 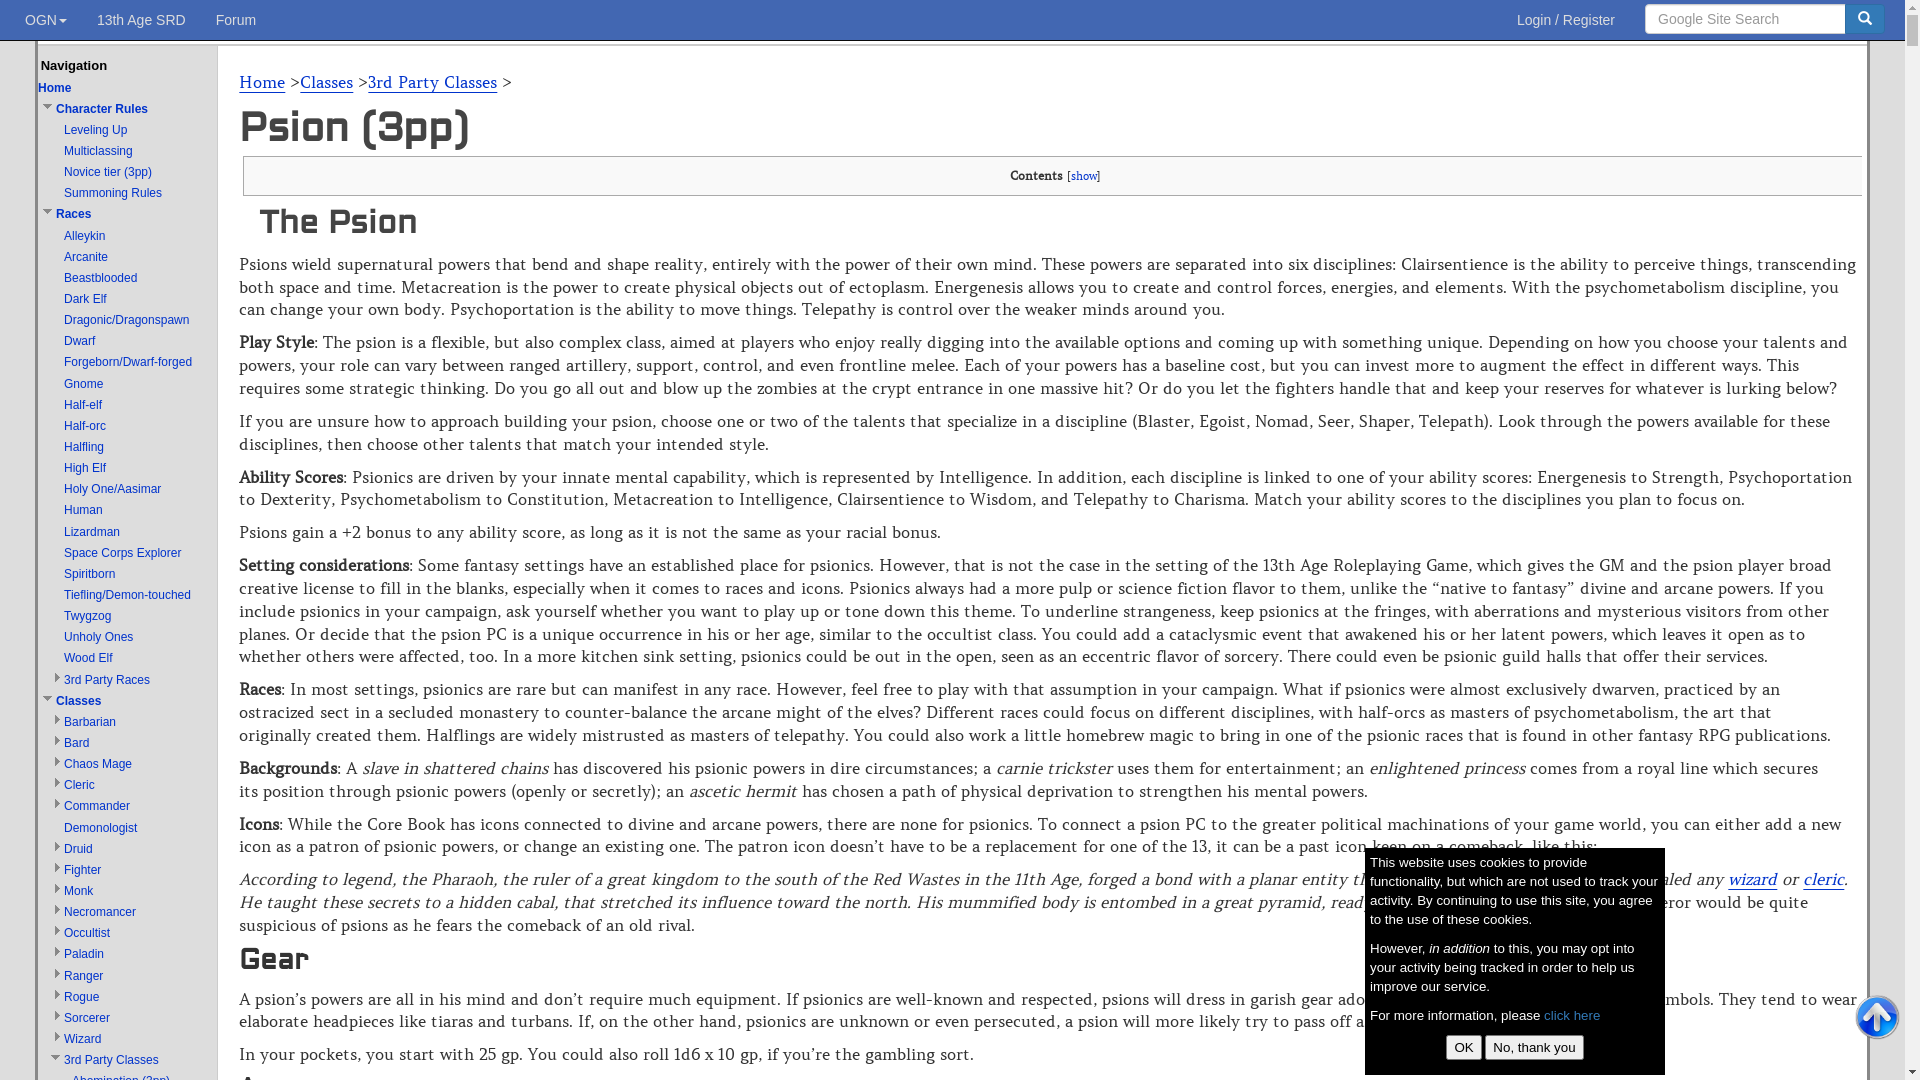 What do you see at coordinates (63, 424) in the screenshot?
I see `'Half-orc'` at bounding box center [63, 424].